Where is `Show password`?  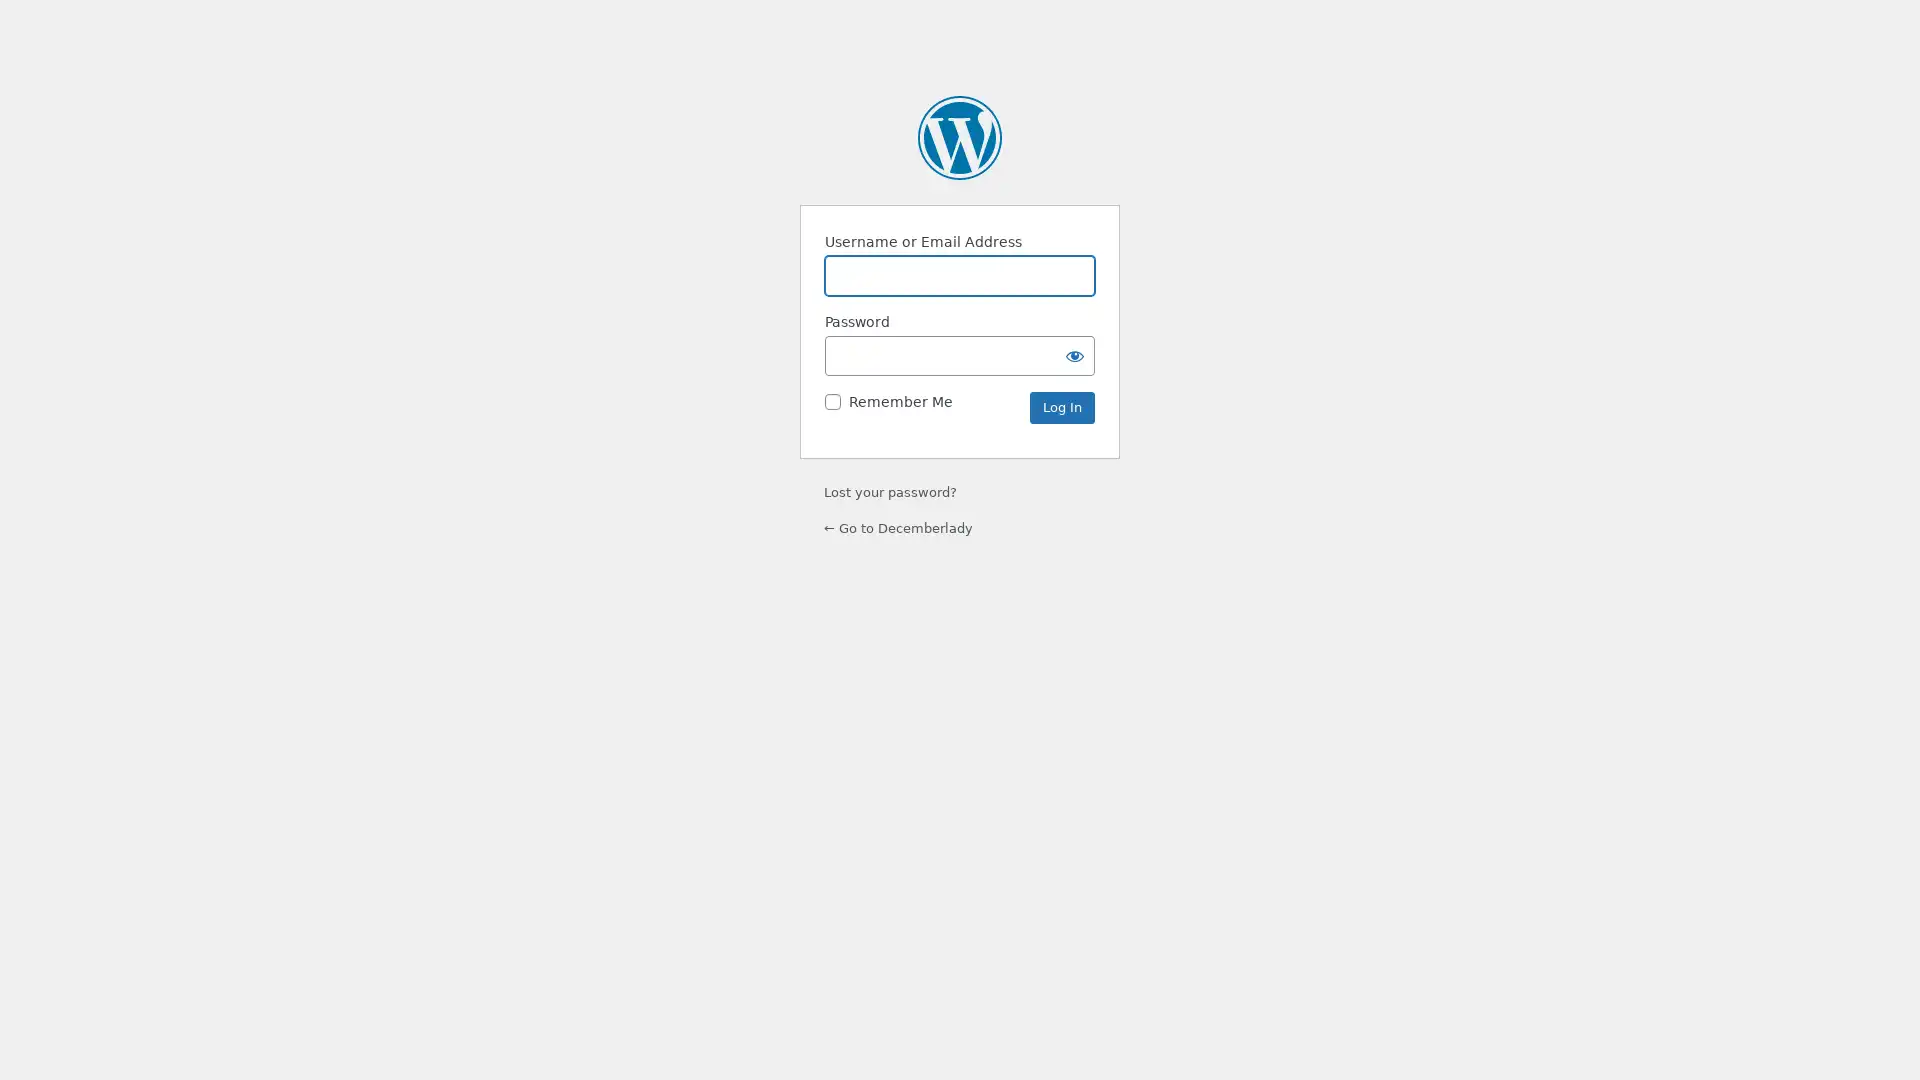
Show password is located at coordinates (1074, 354).